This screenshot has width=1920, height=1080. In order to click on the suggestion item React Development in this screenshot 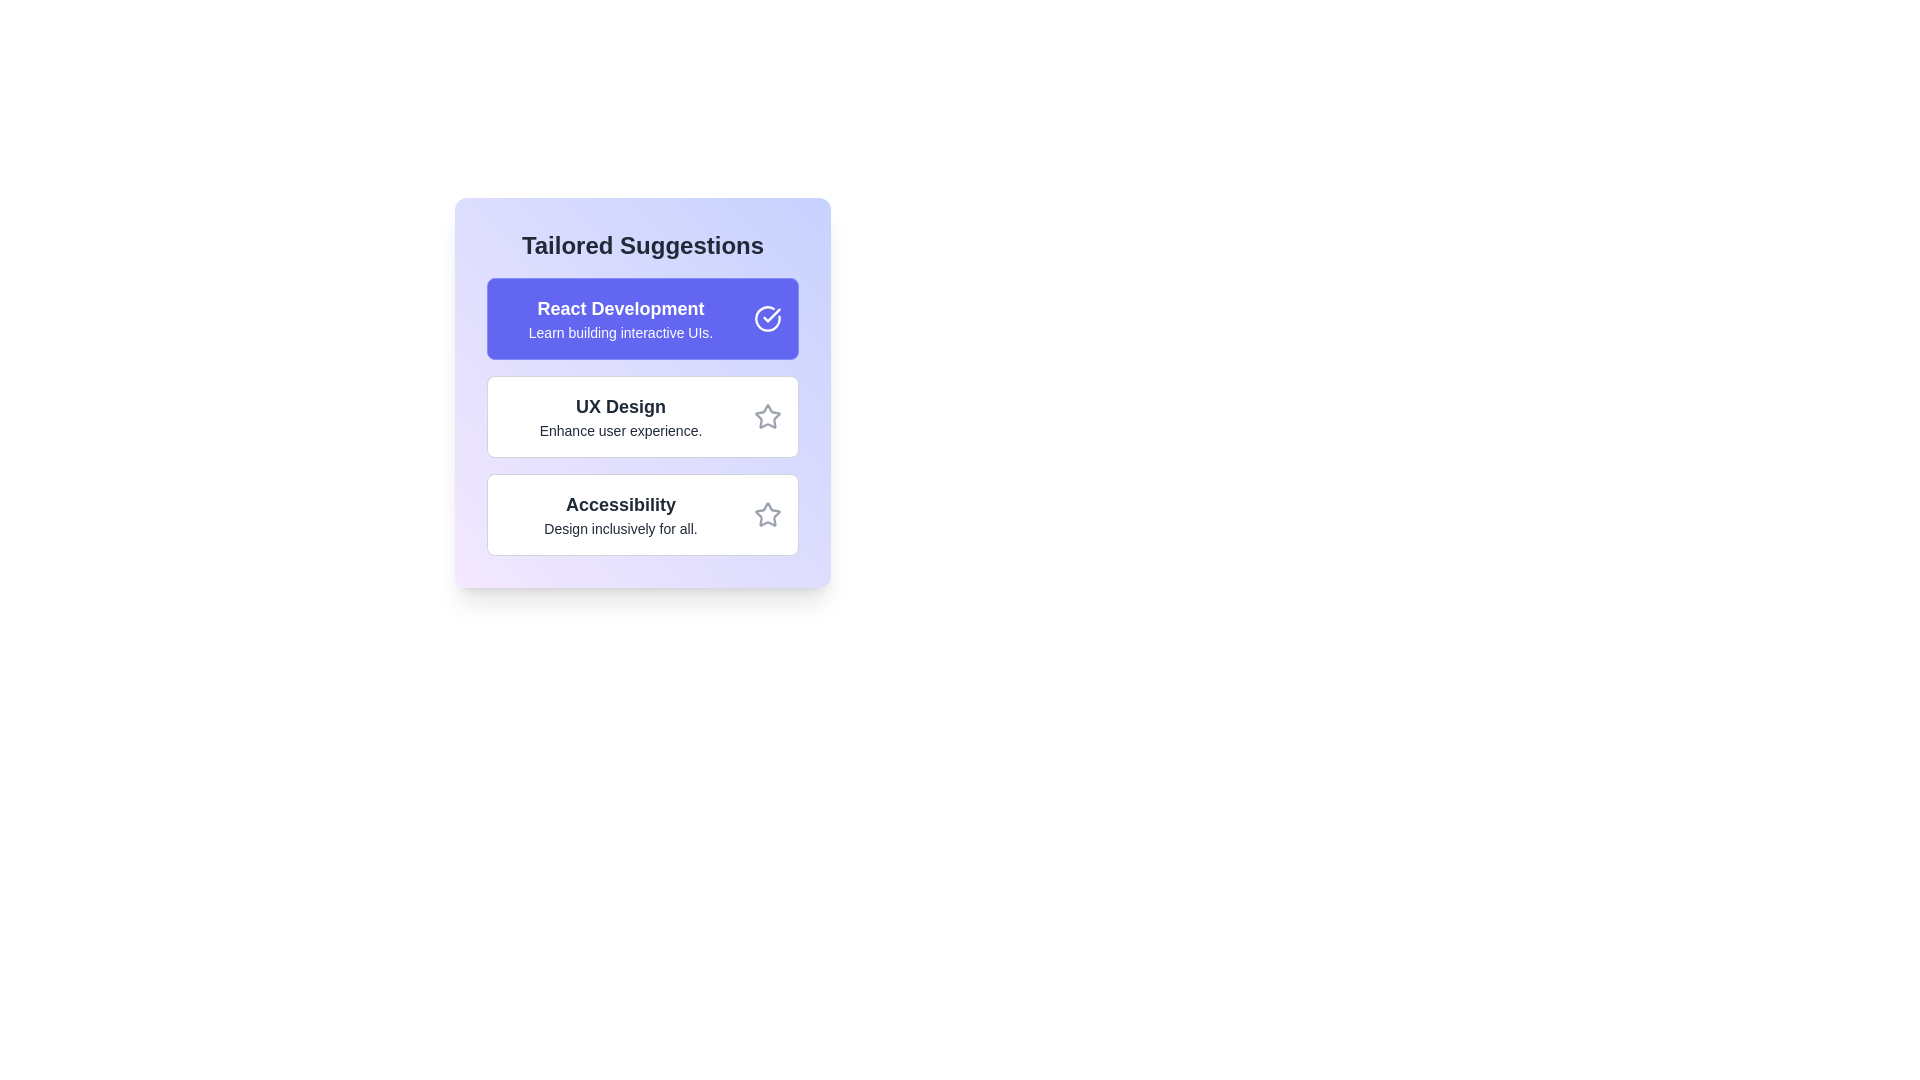, I will do `click(643, 318)`.